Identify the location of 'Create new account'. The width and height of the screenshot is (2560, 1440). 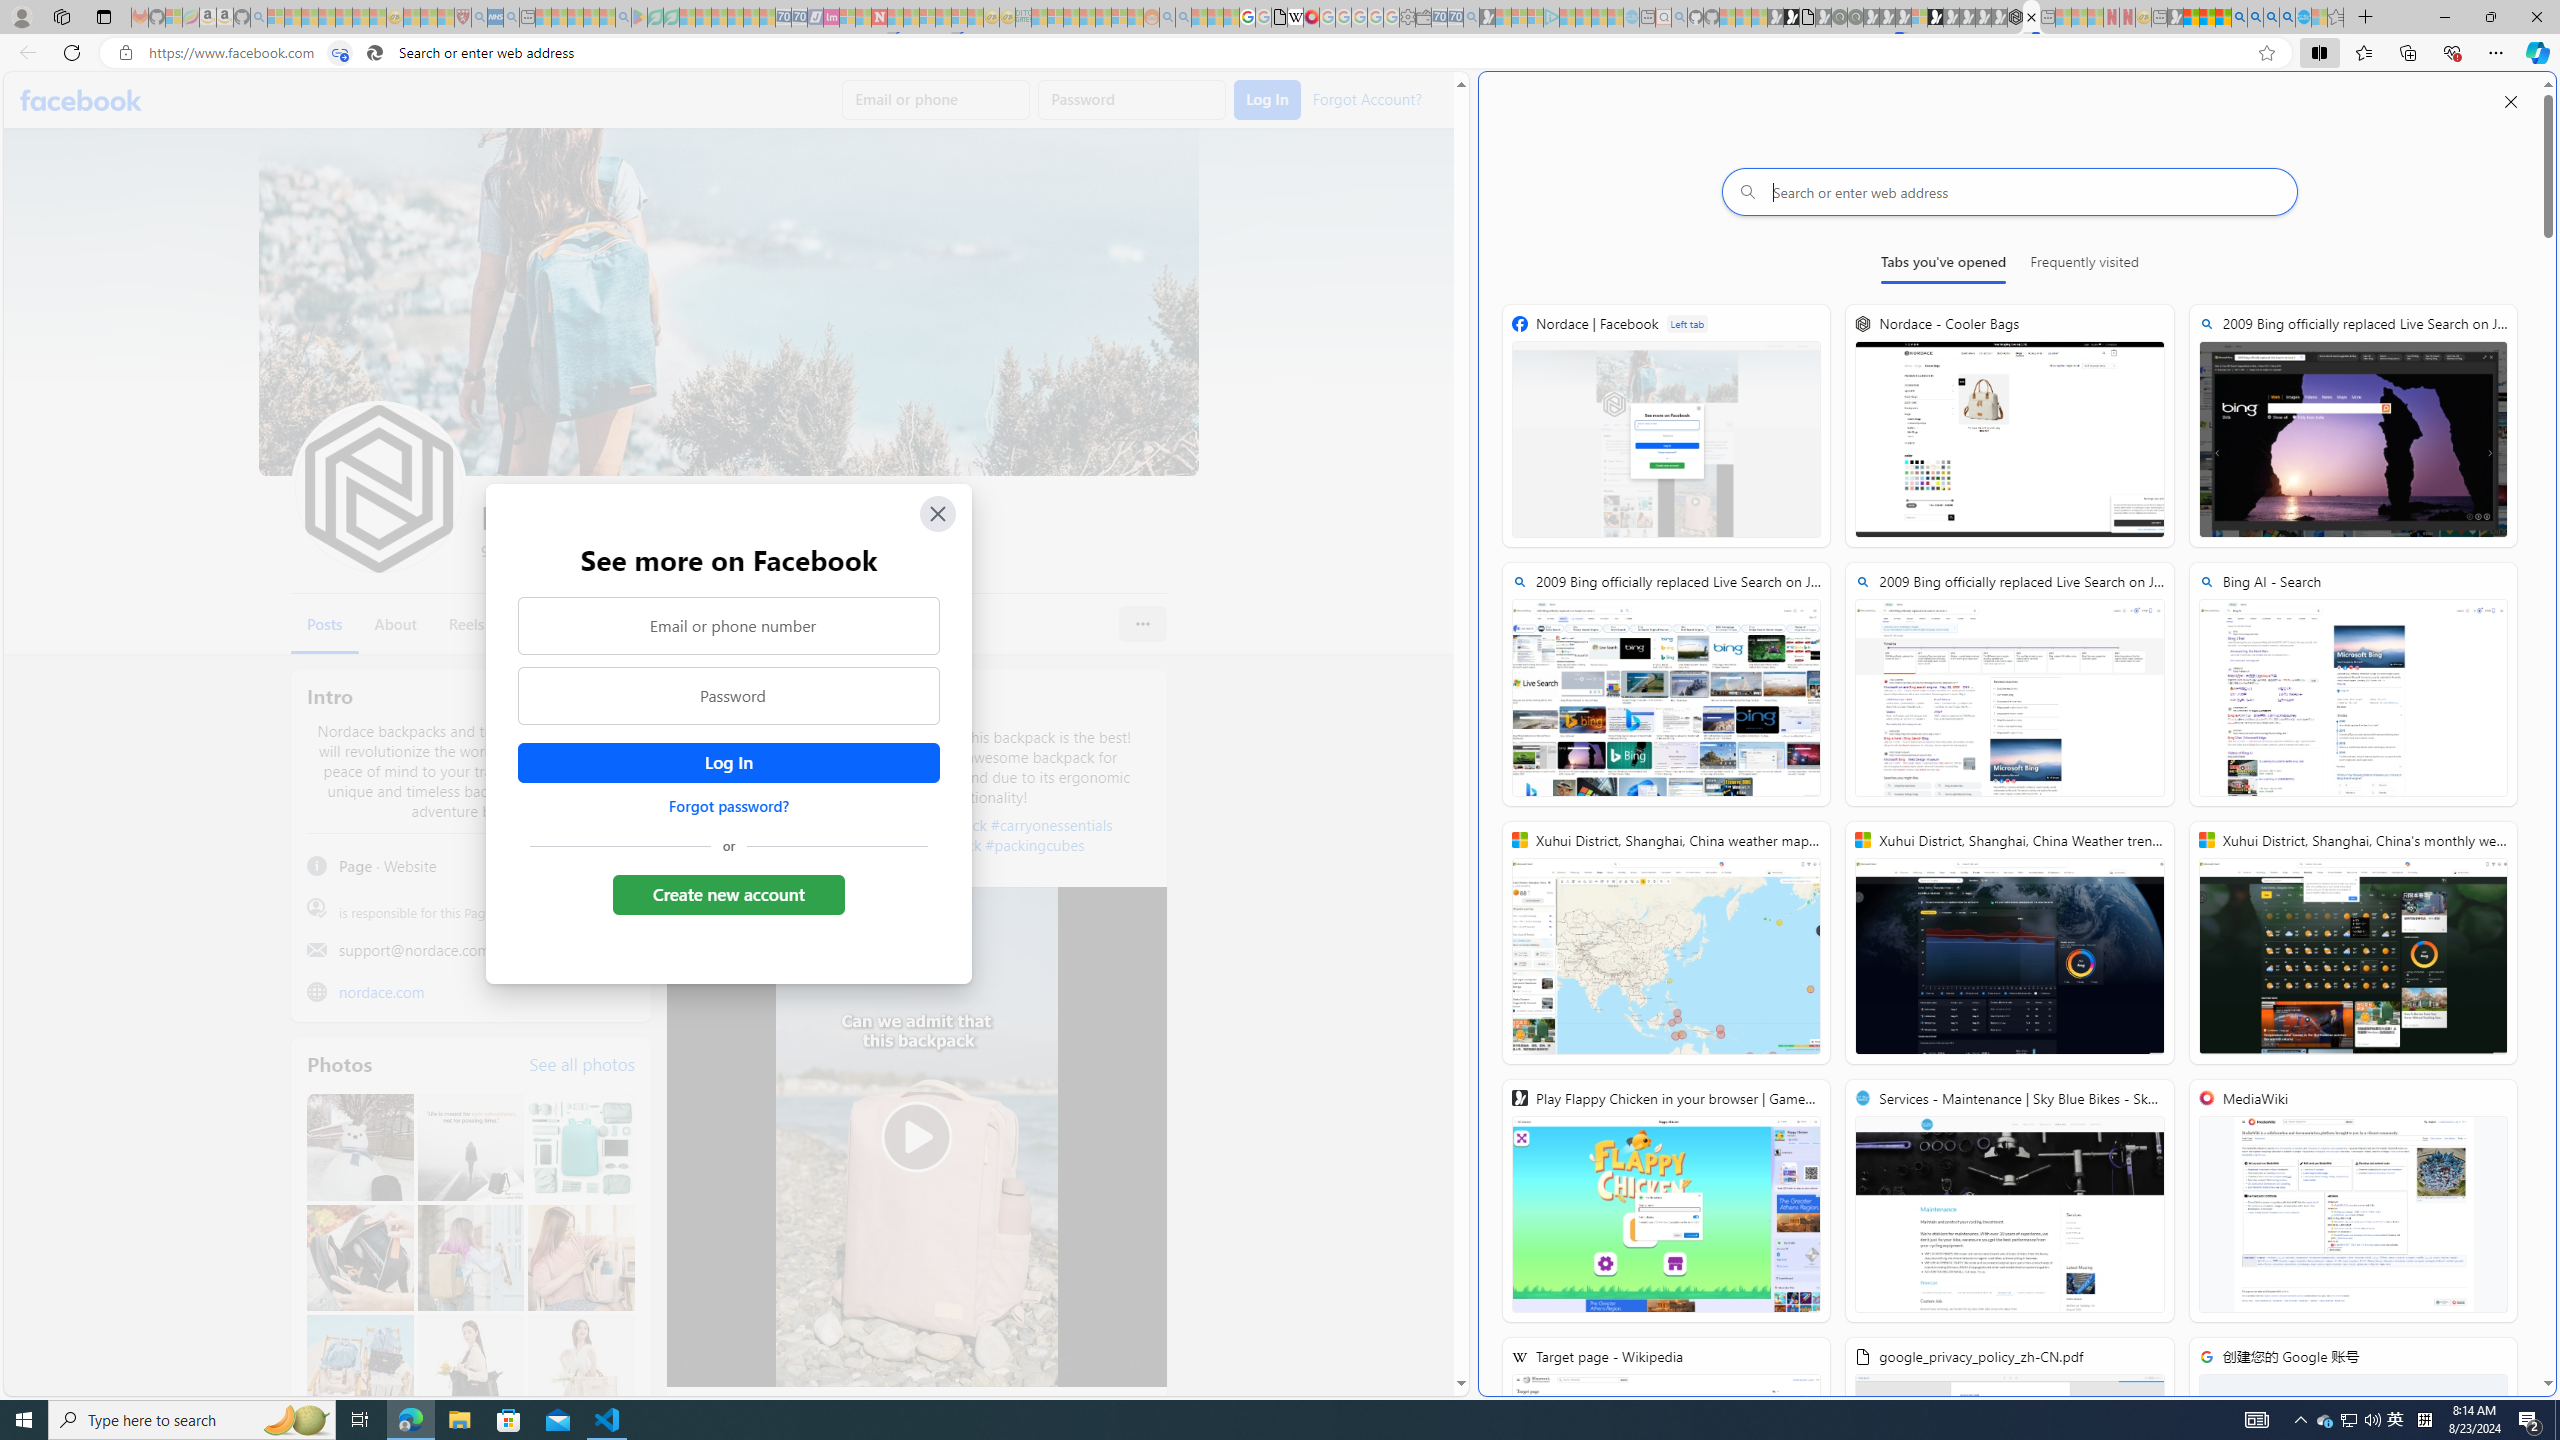
(727, 893).